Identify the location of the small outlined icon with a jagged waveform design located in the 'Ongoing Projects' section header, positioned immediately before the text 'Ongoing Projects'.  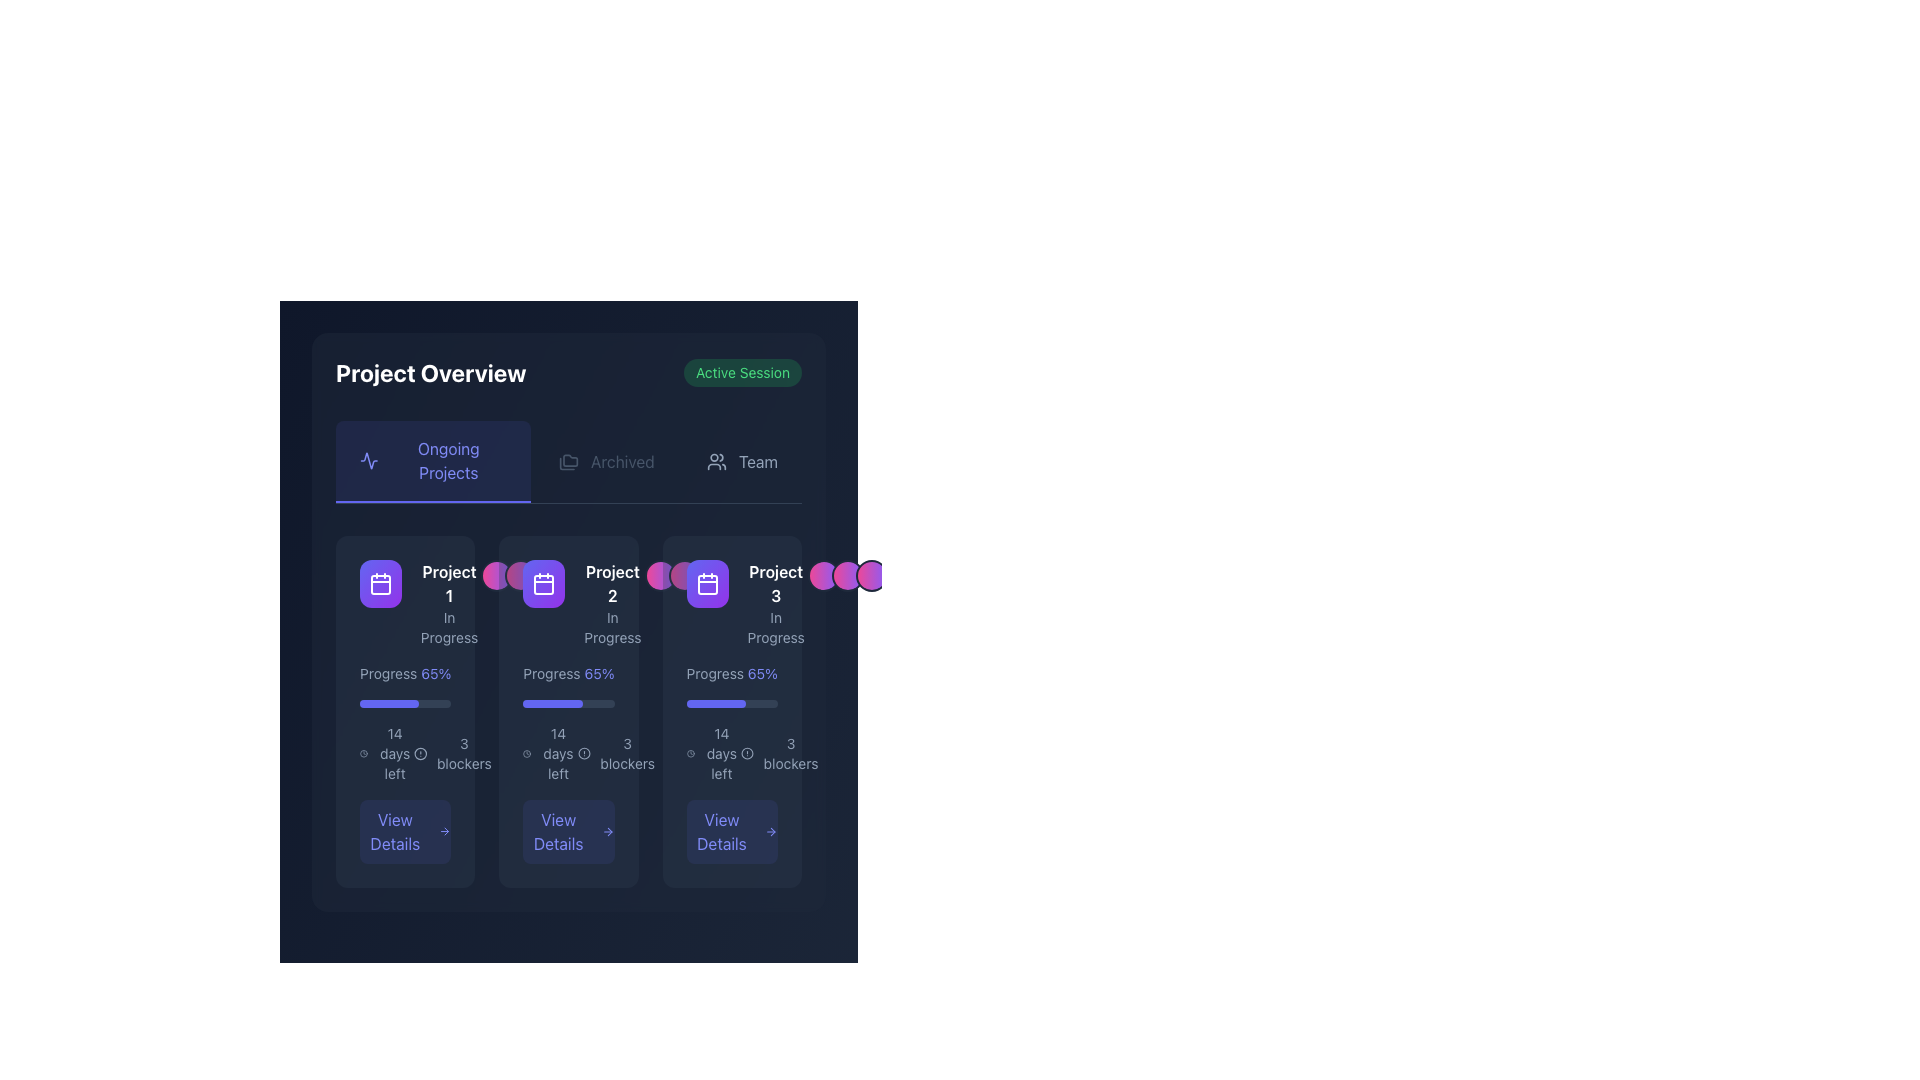
(369, 461).